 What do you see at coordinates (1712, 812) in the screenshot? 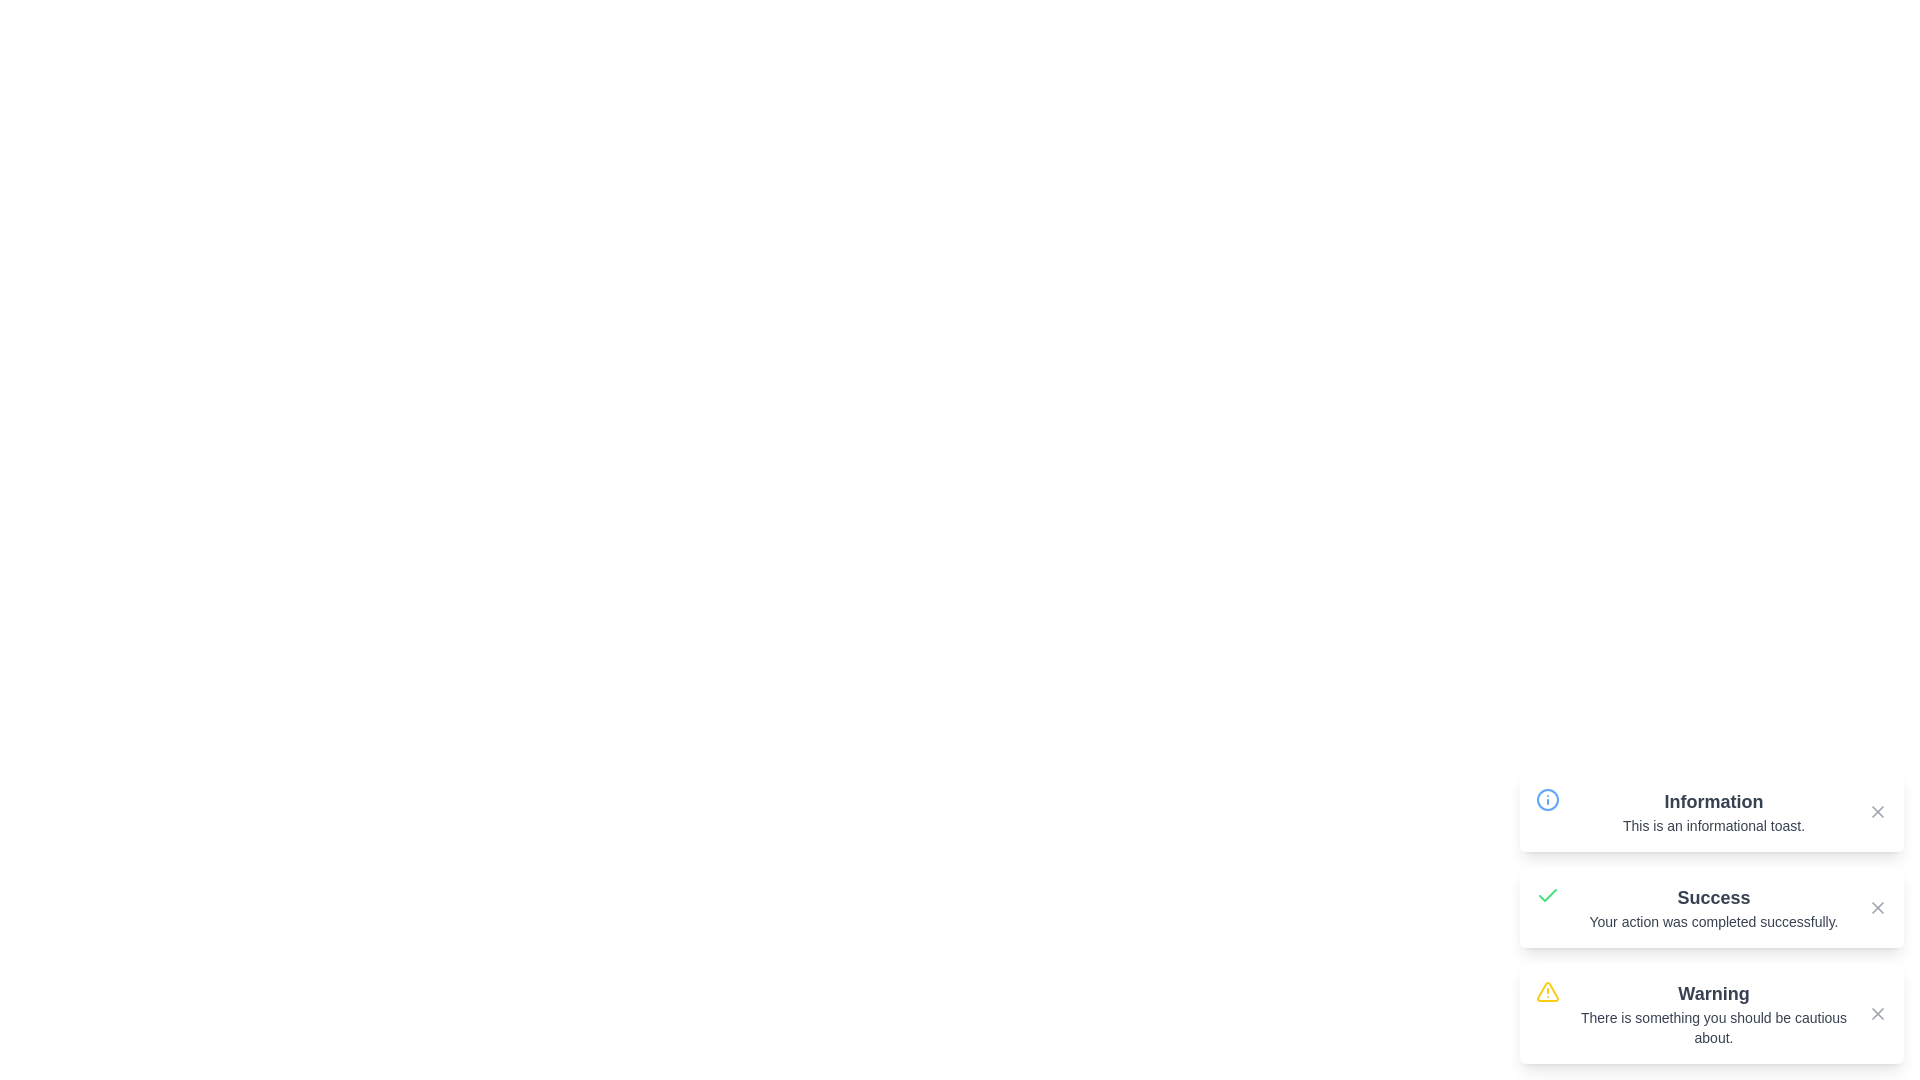
I see `the Text content block of the informational toast notification located at the top of the stacked toast messages, which contains a heading and an informational message` at bounding box center [1712, 812].